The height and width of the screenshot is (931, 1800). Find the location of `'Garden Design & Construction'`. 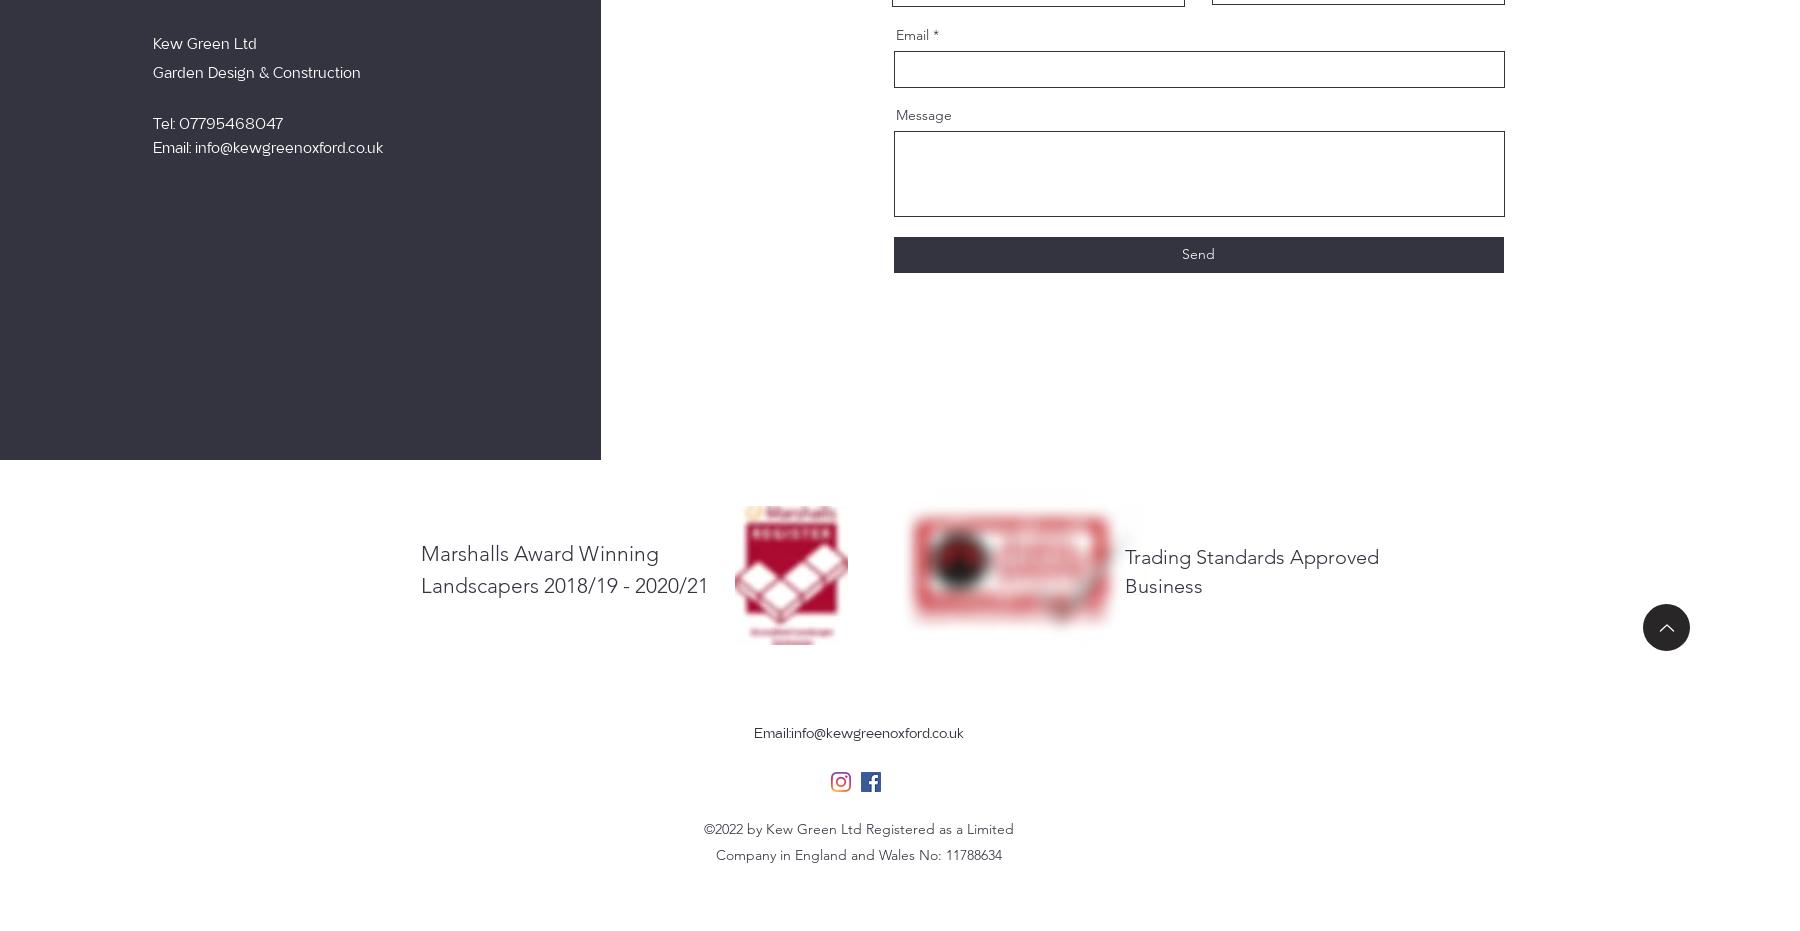

'Garden Design & Construction' is located at coordinates (151, 71).